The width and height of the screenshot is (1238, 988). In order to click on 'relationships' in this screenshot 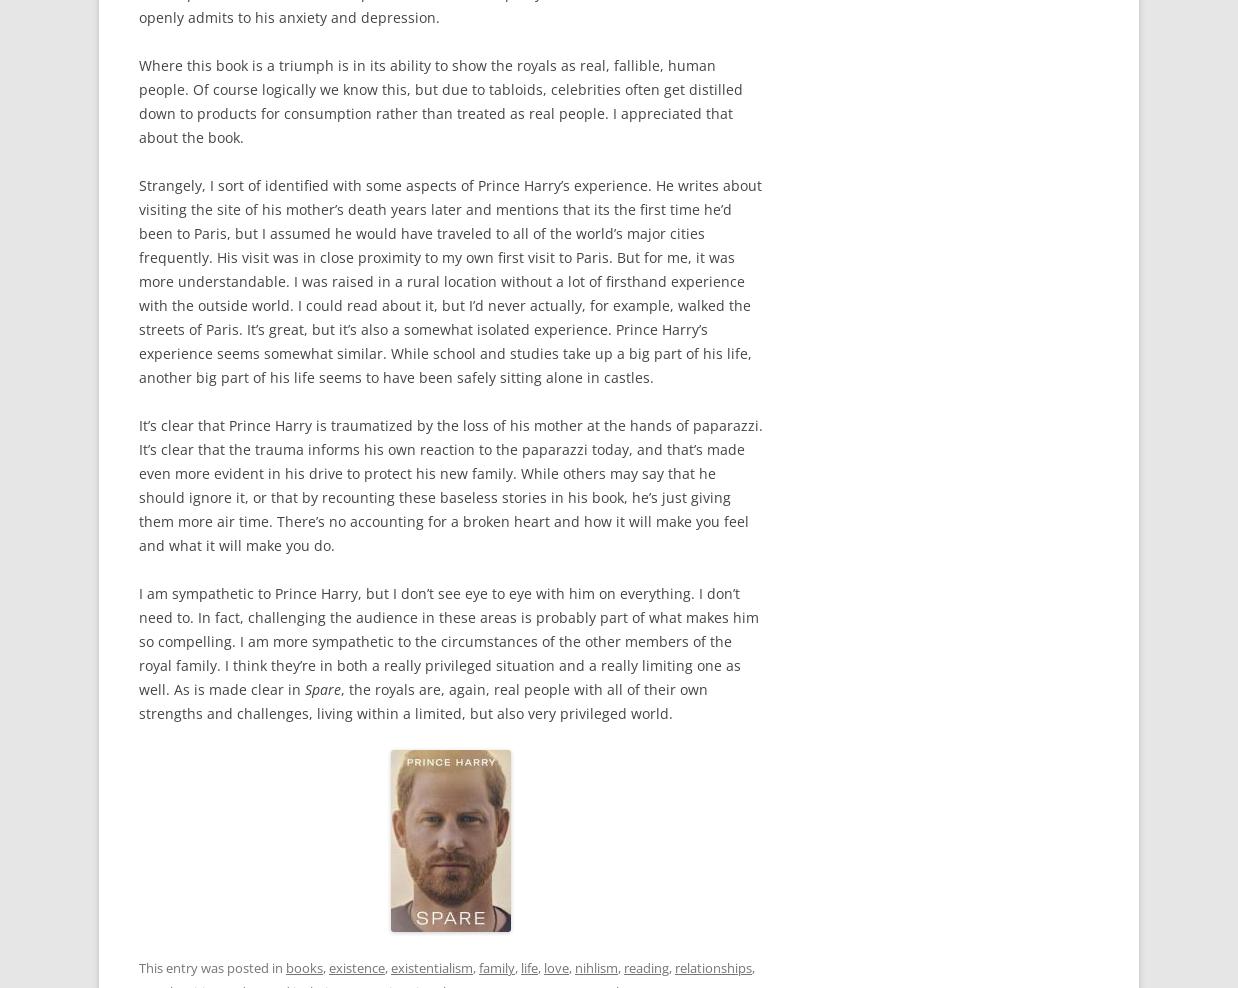, I will do `click(712, 968)`.